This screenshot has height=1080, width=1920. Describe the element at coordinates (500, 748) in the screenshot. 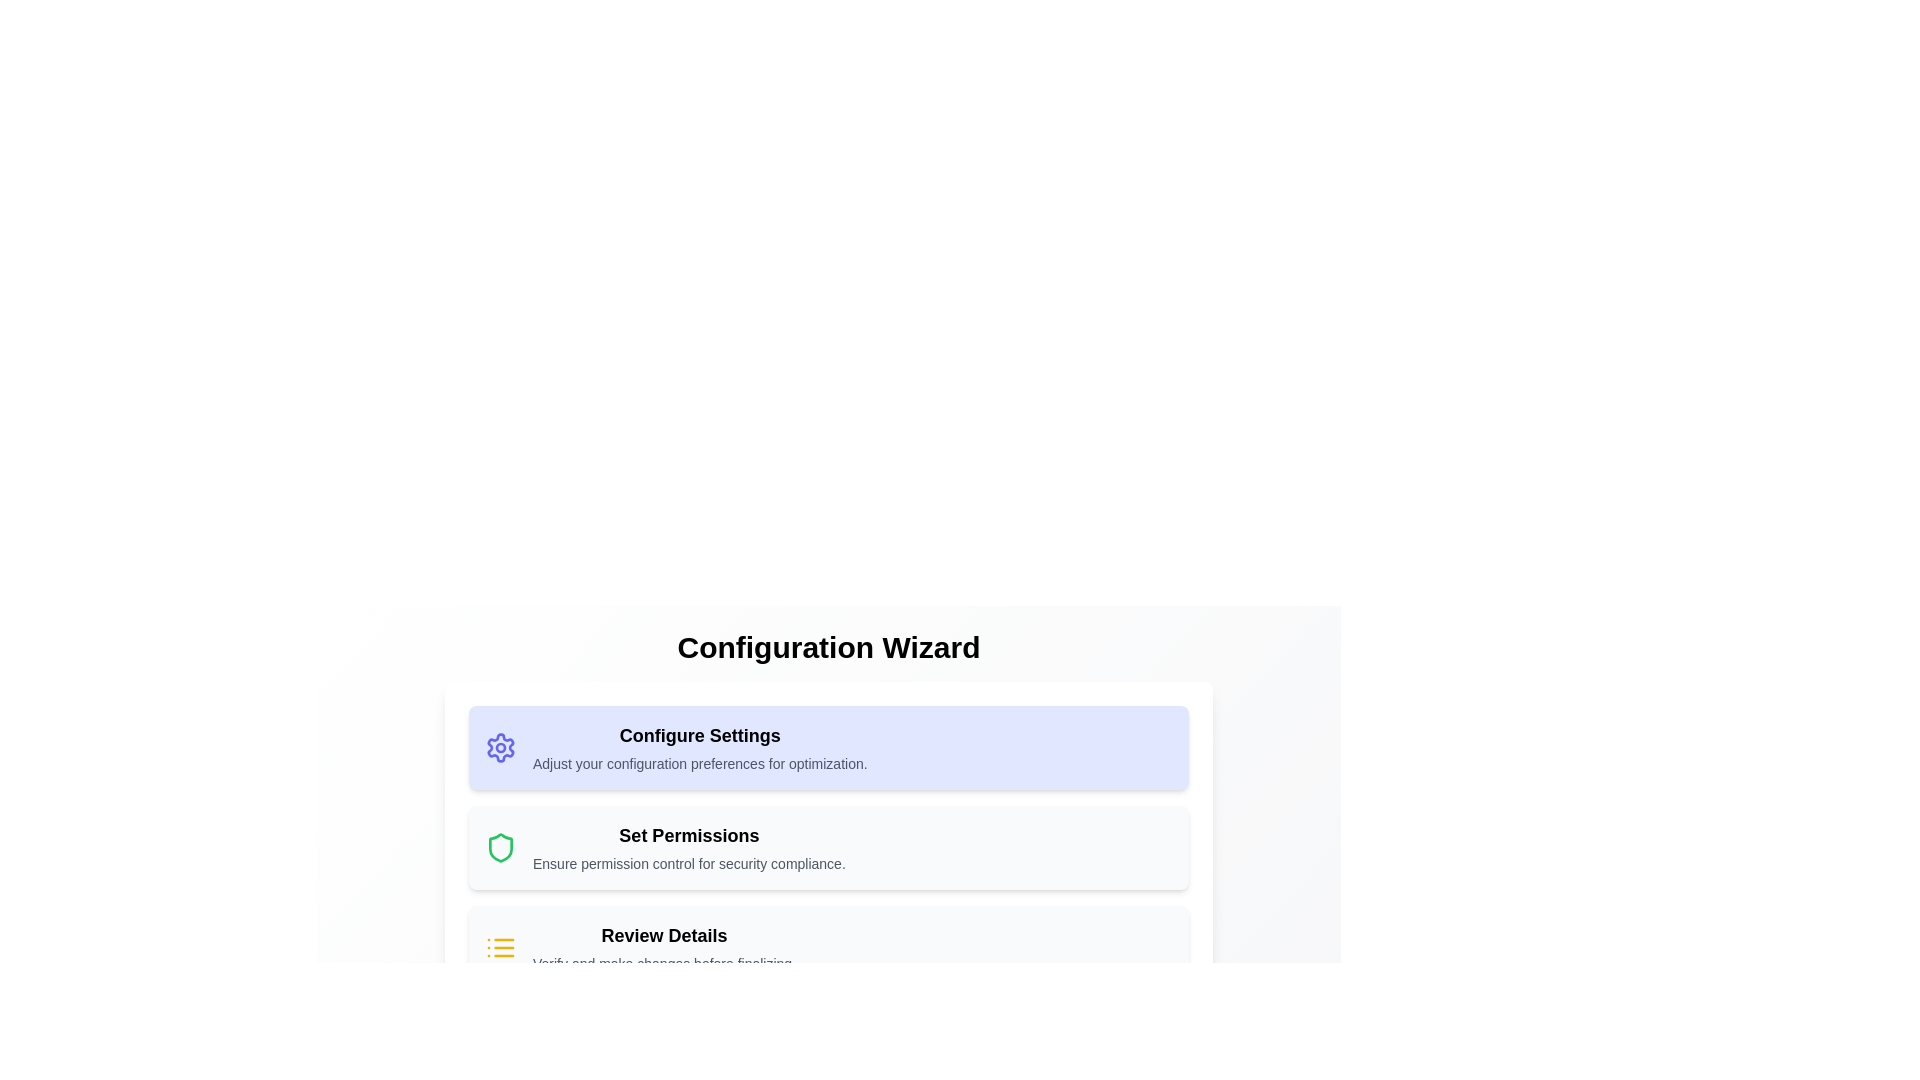

I see `the gear-like icon representing configuration or settings, which is located in the first item of the vertical menu labeled 'Configure Settings.'` at that location.